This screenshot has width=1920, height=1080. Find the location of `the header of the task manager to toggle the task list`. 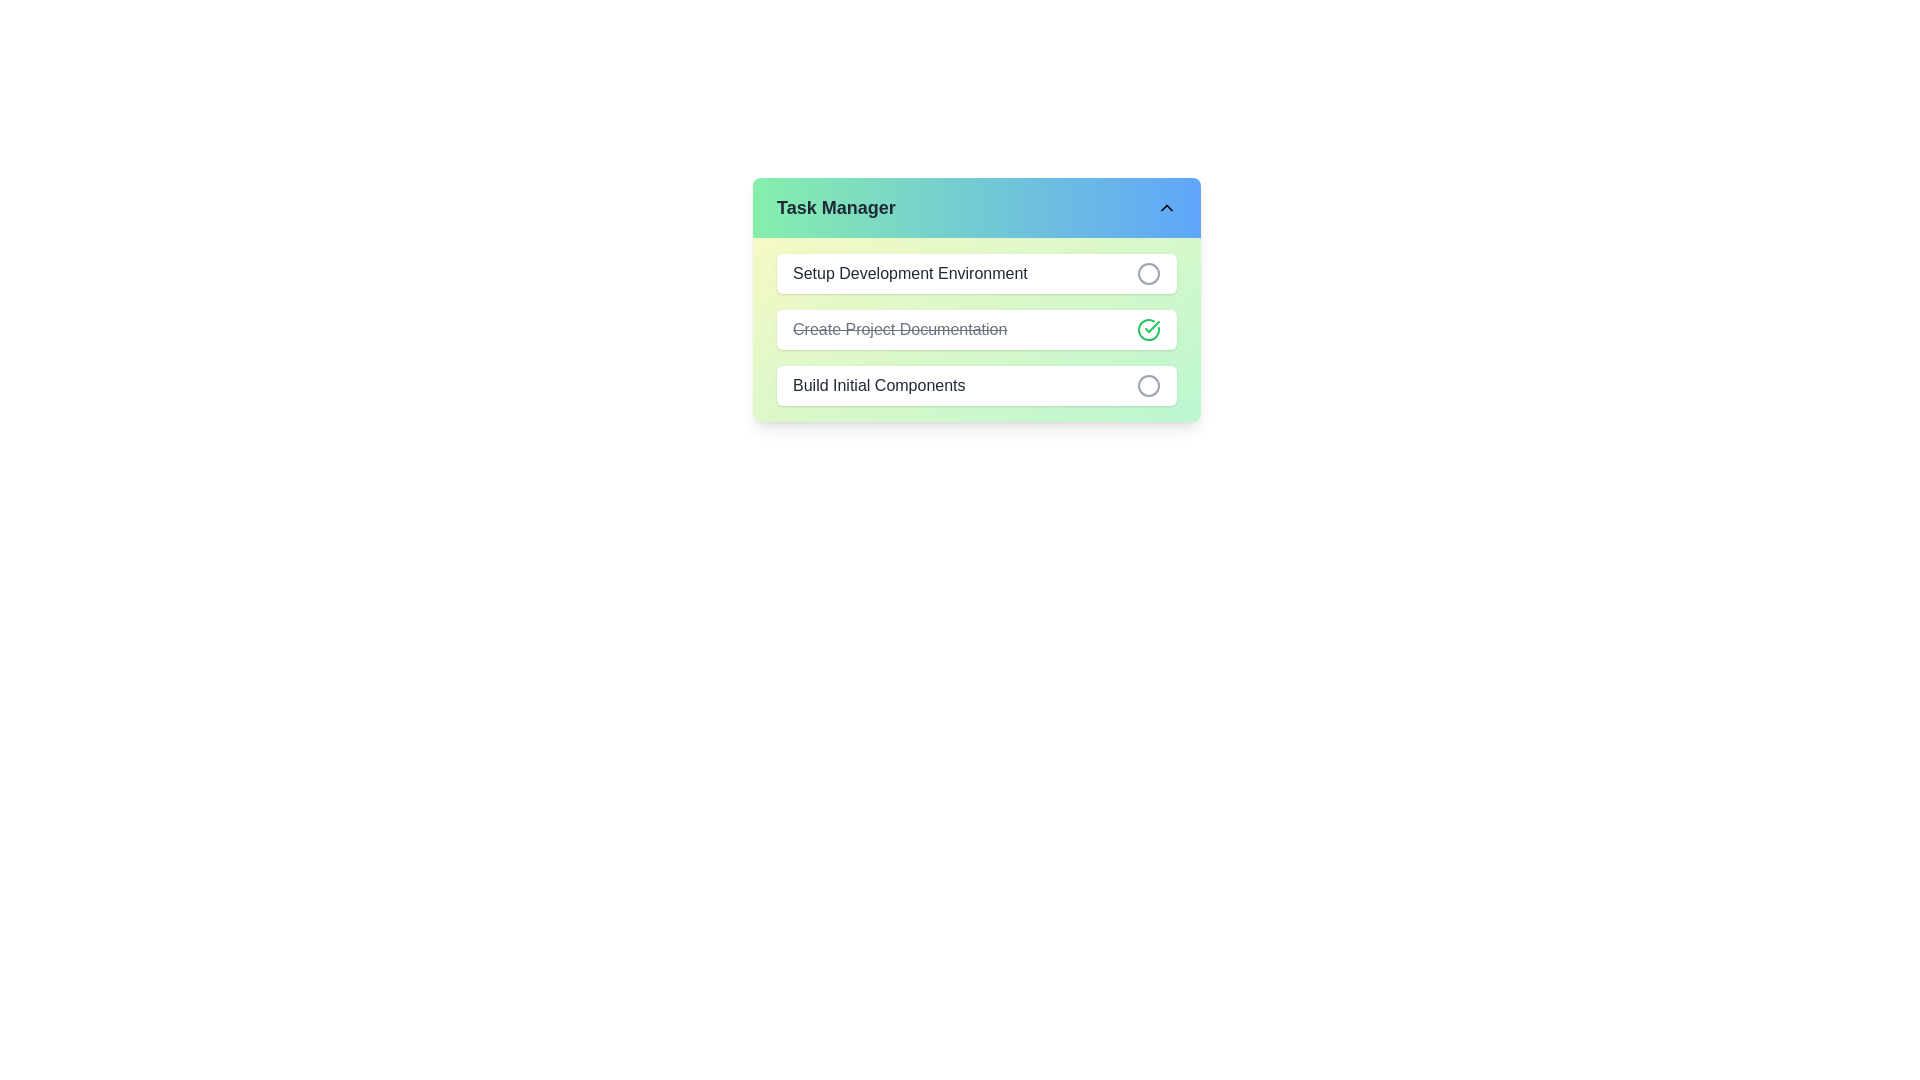

the header of the task manager to toggle the task list is located at coordinates (977, 208).